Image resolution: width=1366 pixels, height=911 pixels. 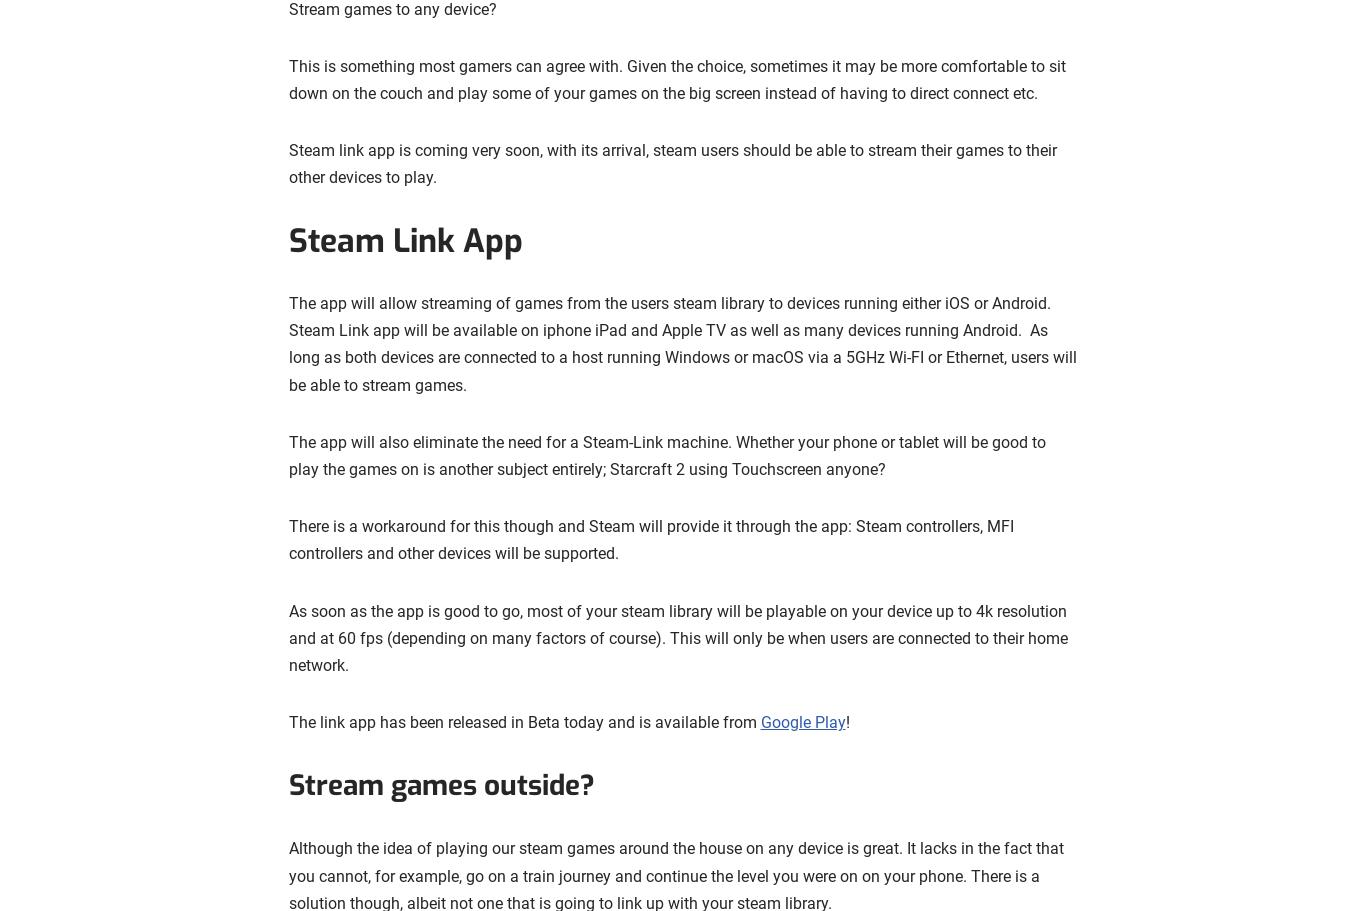 What do you see at coordinates (675, 79) in the screenshot?
I see `'This is something most gamers can agree with. Given the choice, sometimes it may be more comfortable to sit down on the couch and play some of your games on the big screen instead of having to direct connect etc.'` at bounding box center [675, 79].